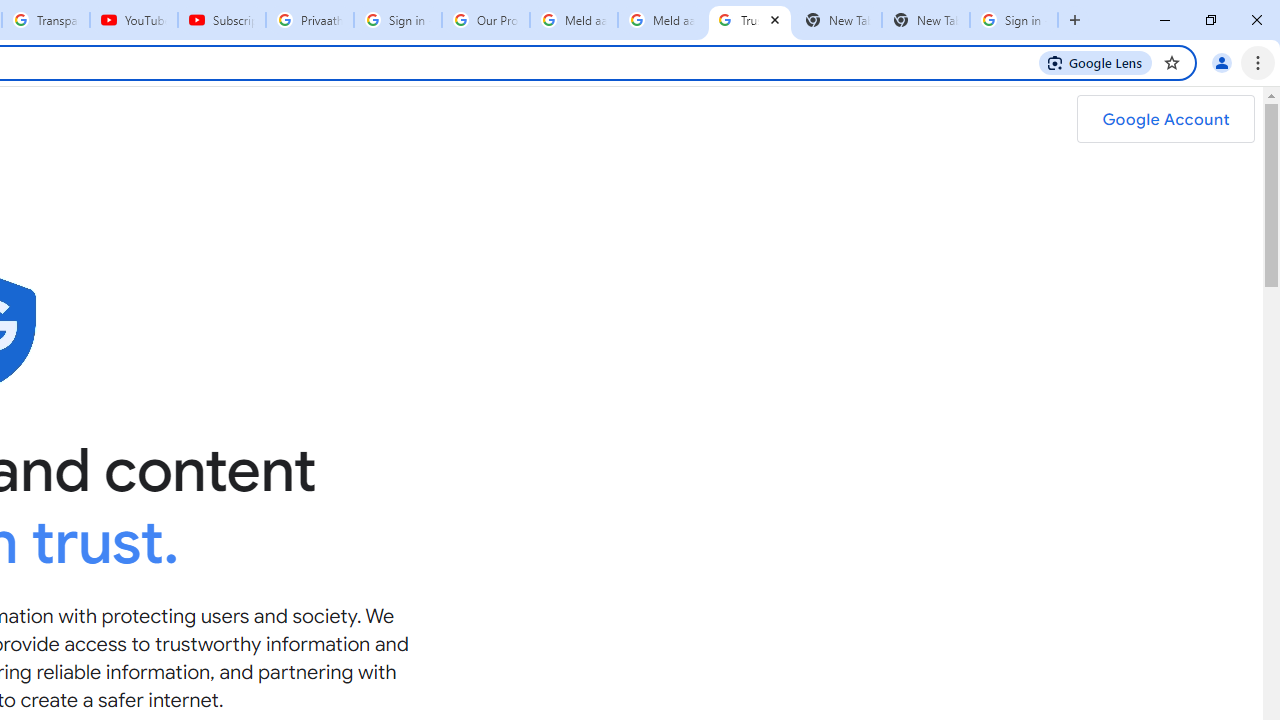  Describe the element at coordinates (1171, 61) in the screenshot. I see `'Bookmark this tab'` at that location.